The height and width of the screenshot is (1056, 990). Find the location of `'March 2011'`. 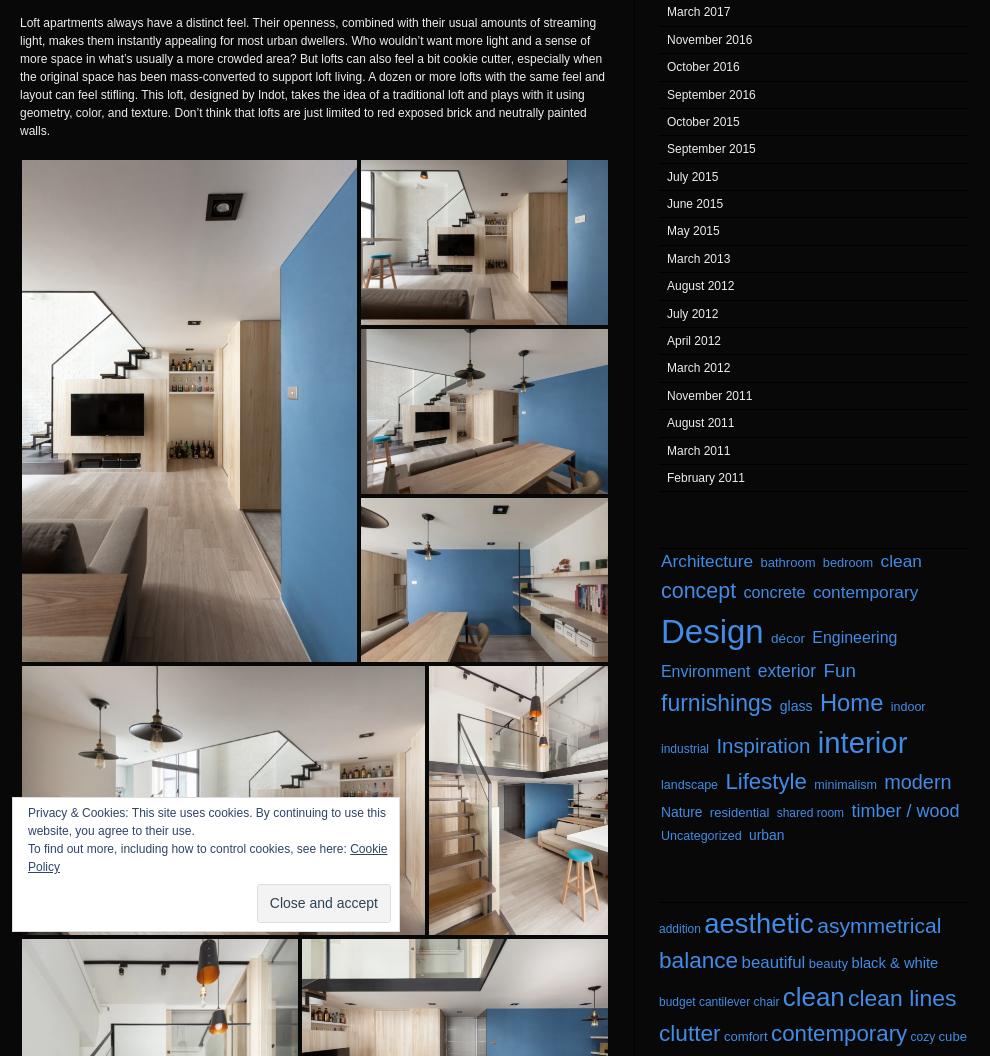

'March 2011' is located at coordinates (697, 449).